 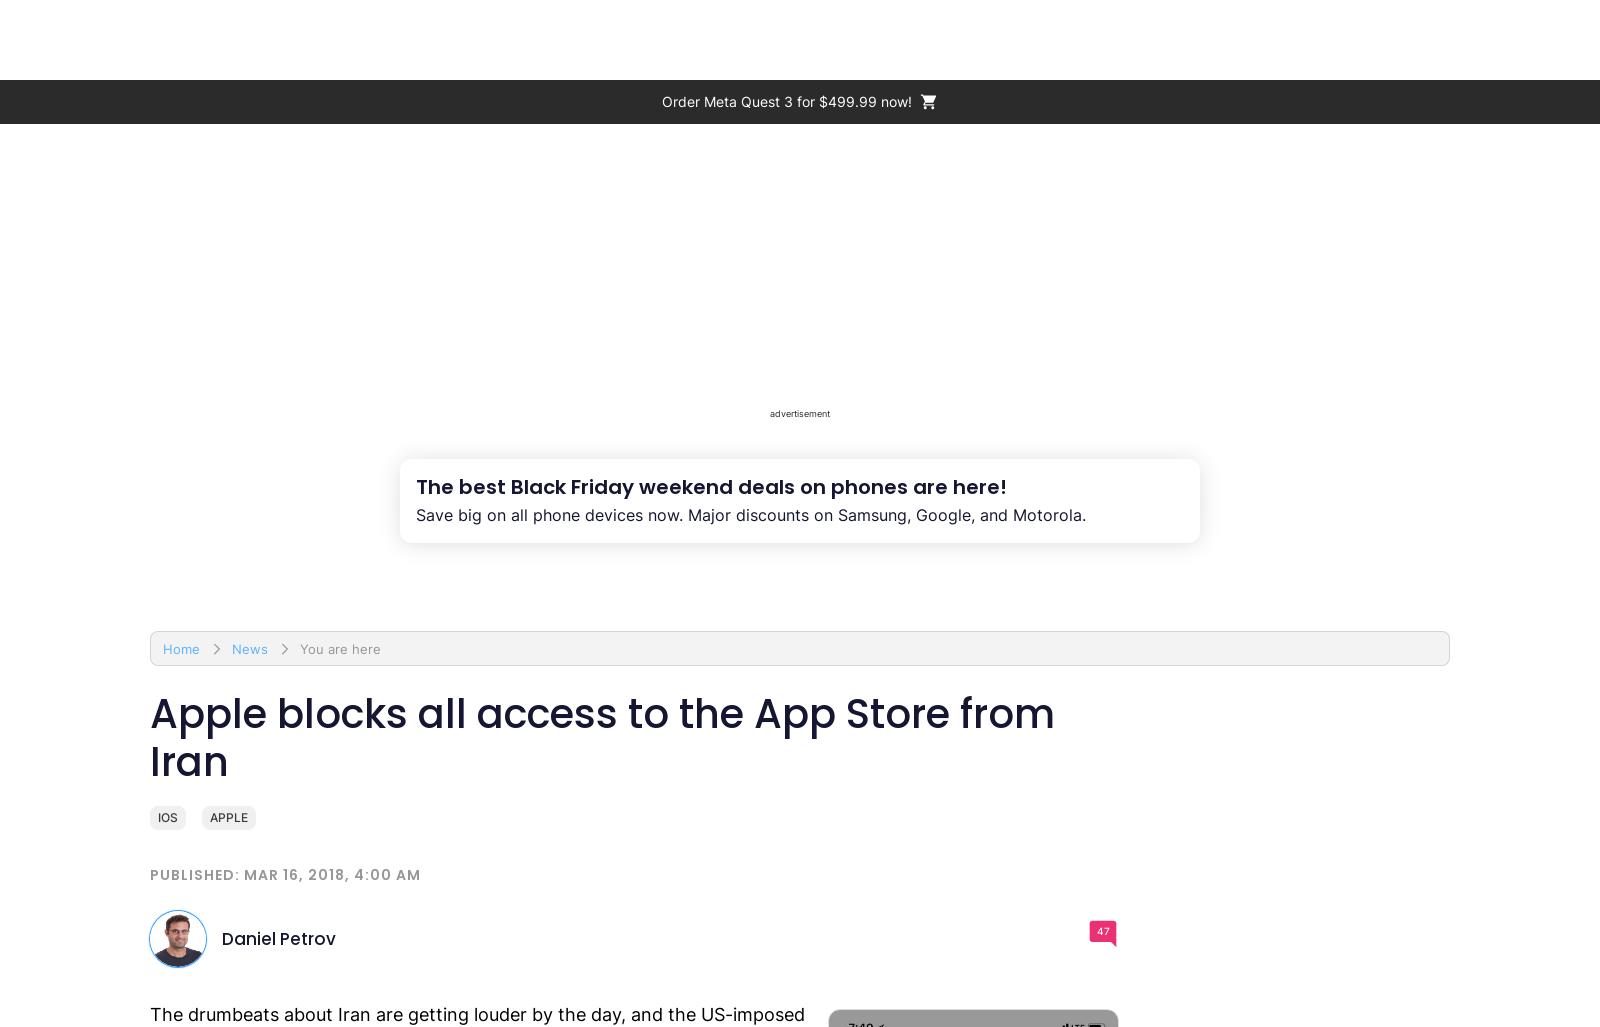 What do you see at coordinates (959, 39) in the screenshot?
I see `'Manufacturers'` at bounding box center [959, 39].